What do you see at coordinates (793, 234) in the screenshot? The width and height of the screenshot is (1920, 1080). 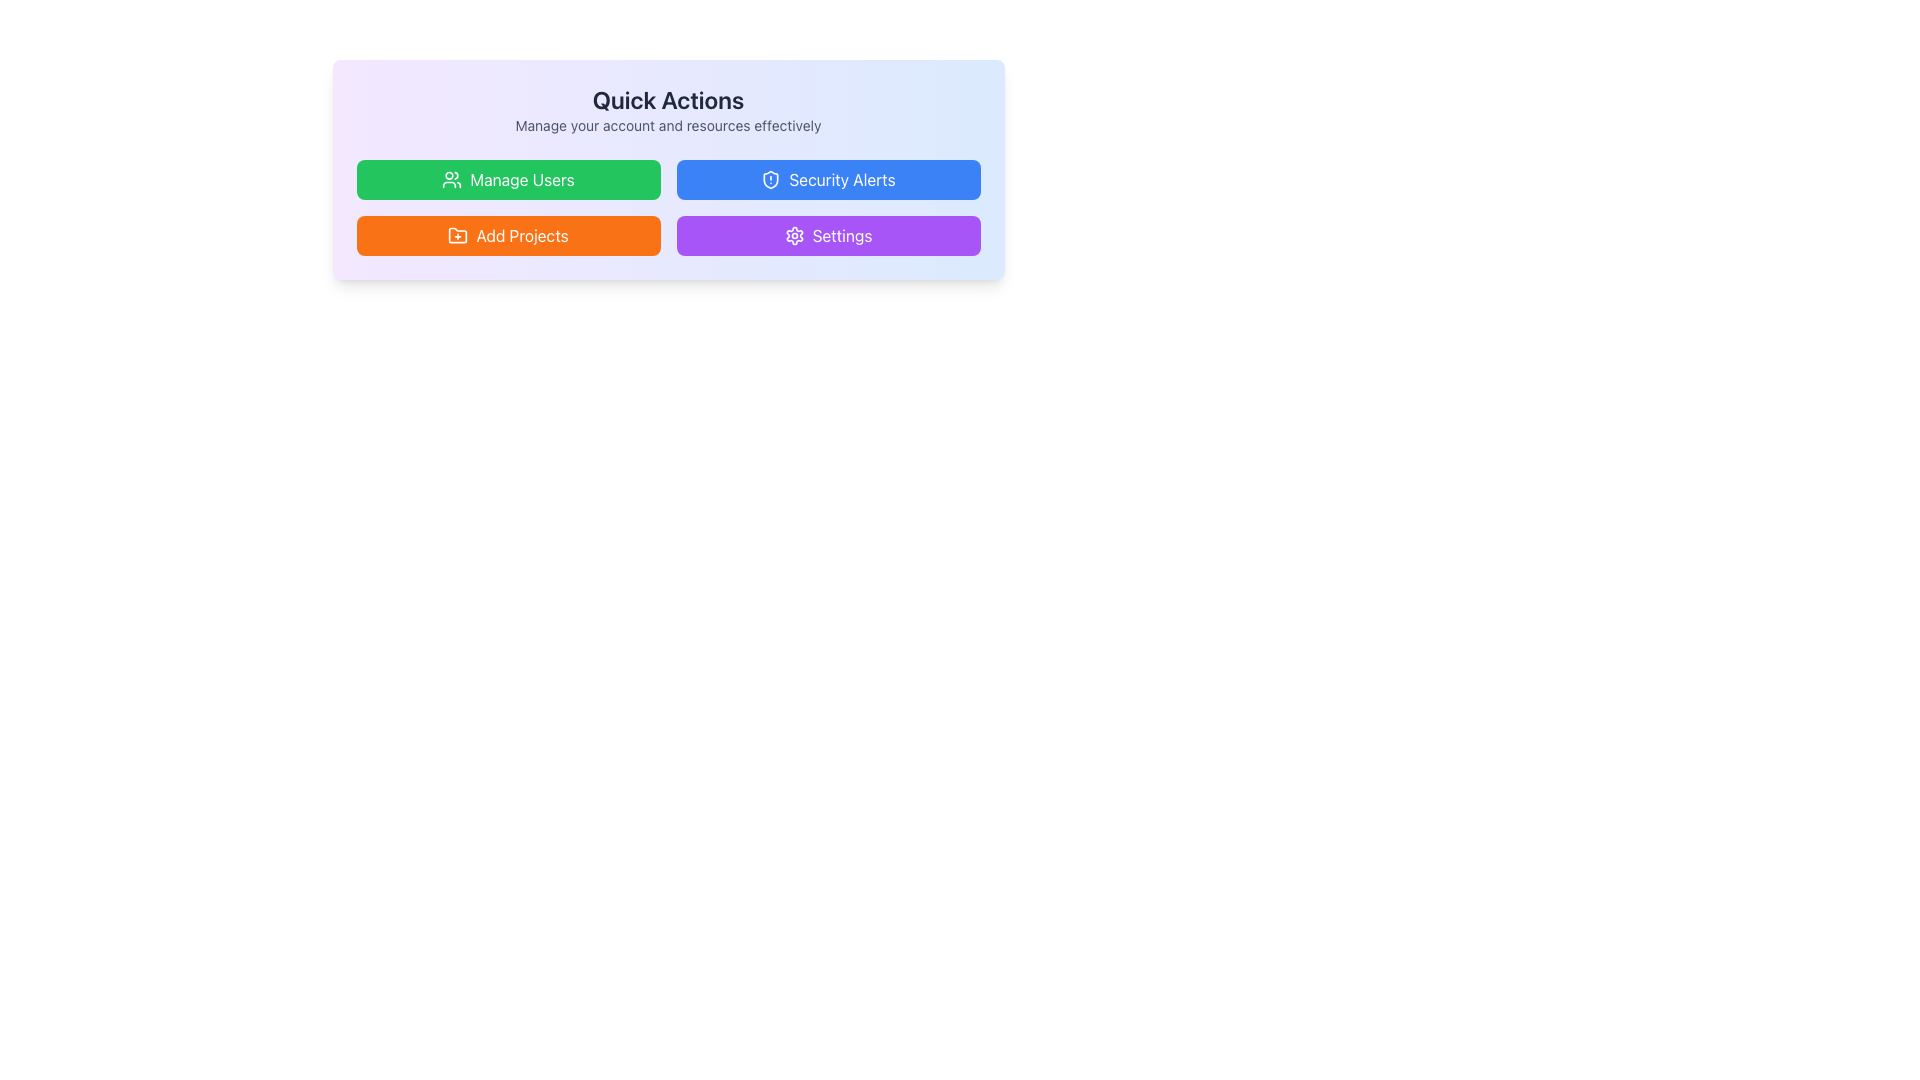 I see `the left-aligned settings icon within the purple-colored 'Settings' button located in the bottom right corner of the grid` at bounding box center [793, 234].